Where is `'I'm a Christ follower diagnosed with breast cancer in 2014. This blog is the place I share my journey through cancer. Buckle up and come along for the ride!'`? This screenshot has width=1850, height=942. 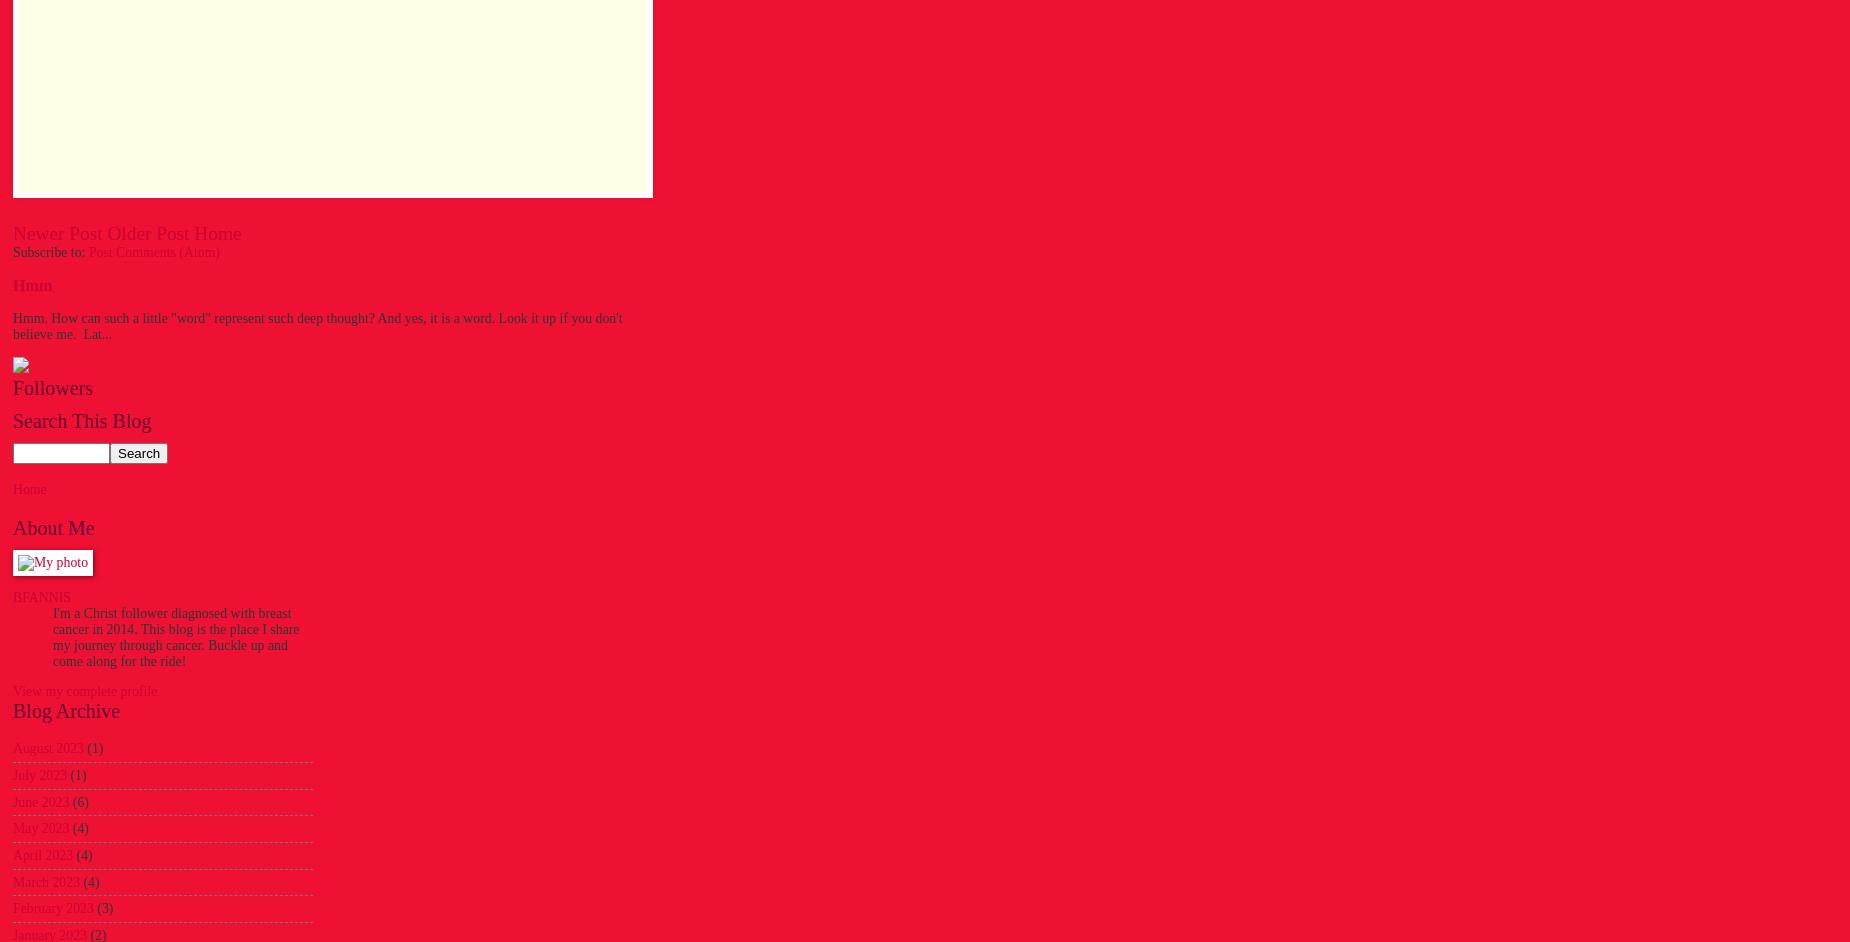 'I'm a Christ follower diagnosed with breast cancer in 2014. This blog is the place I share my journey through cancer. Buckle up and come along for the ride!' is located at coordinates (174, 635).